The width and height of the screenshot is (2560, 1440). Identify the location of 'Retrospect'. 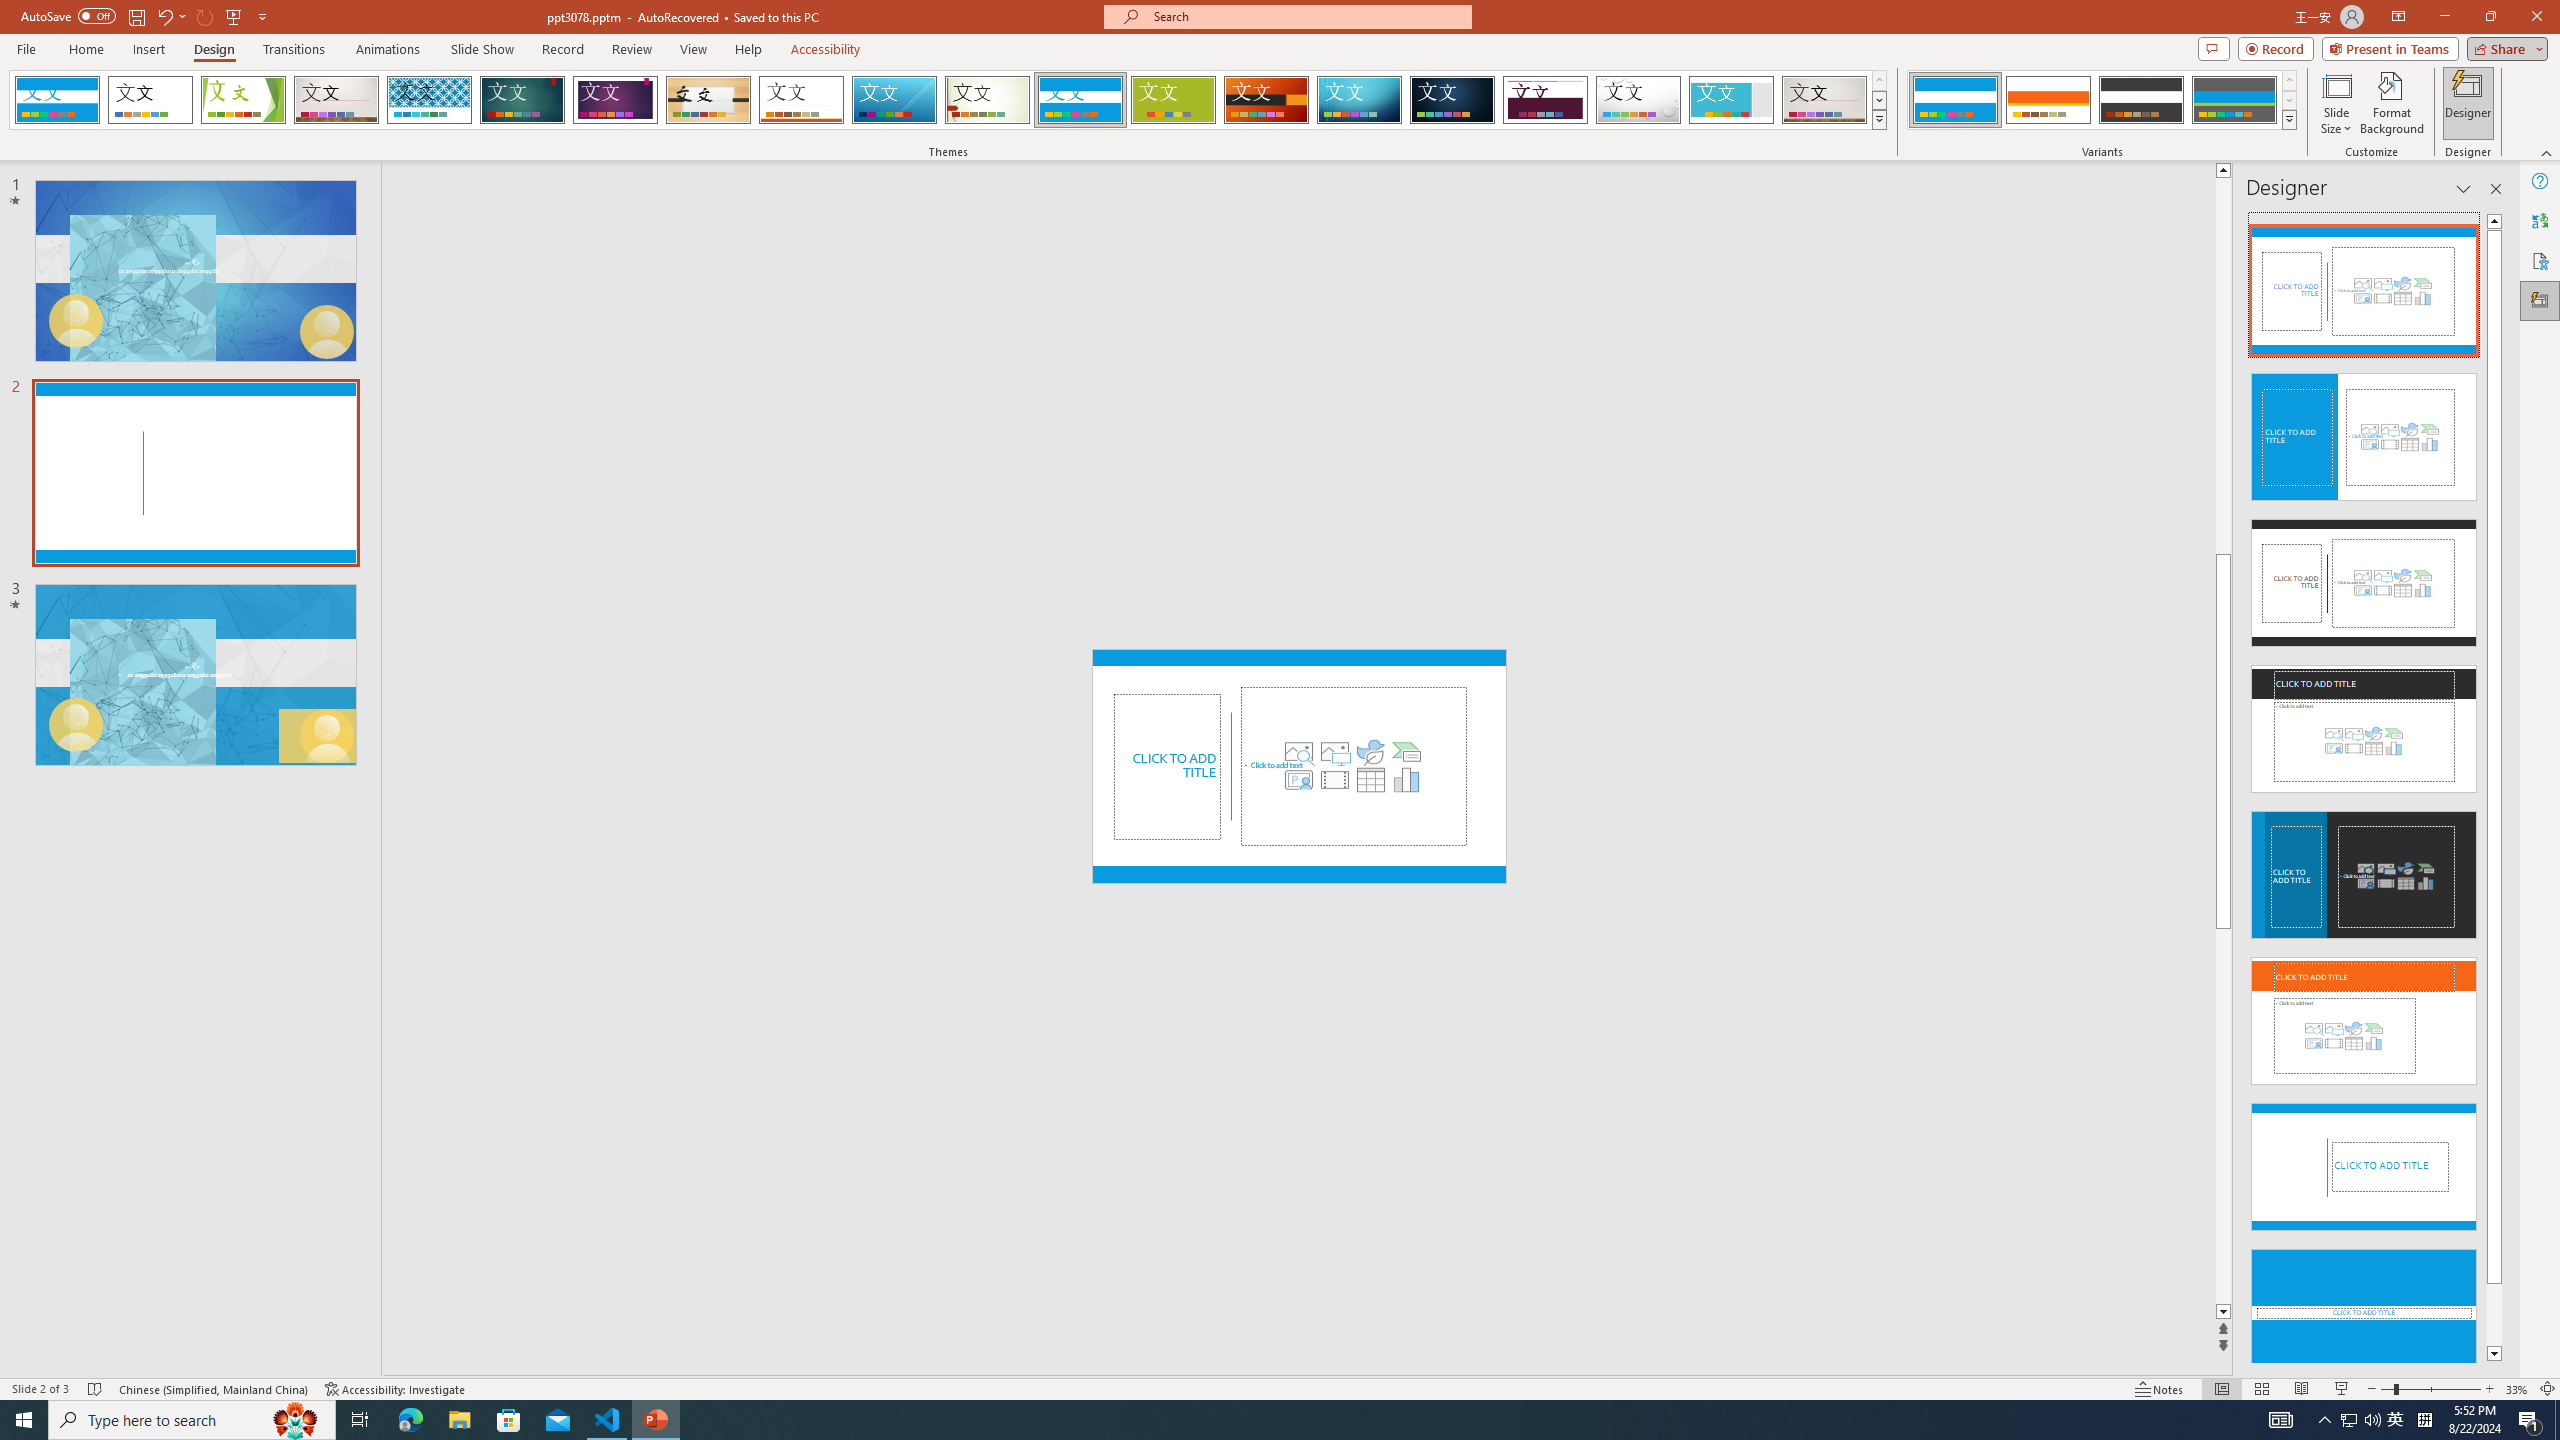
(800, 99).